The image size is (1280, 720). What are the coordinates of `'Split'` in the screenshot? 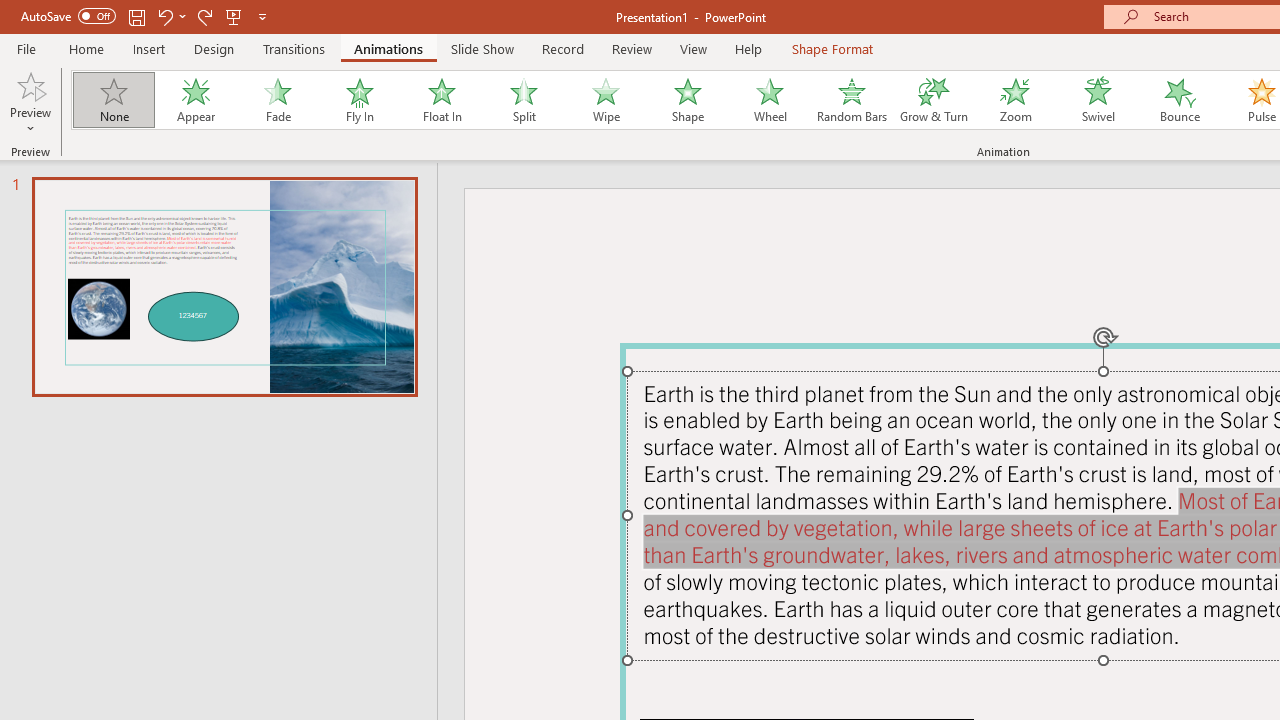 It's located at (523, 100).